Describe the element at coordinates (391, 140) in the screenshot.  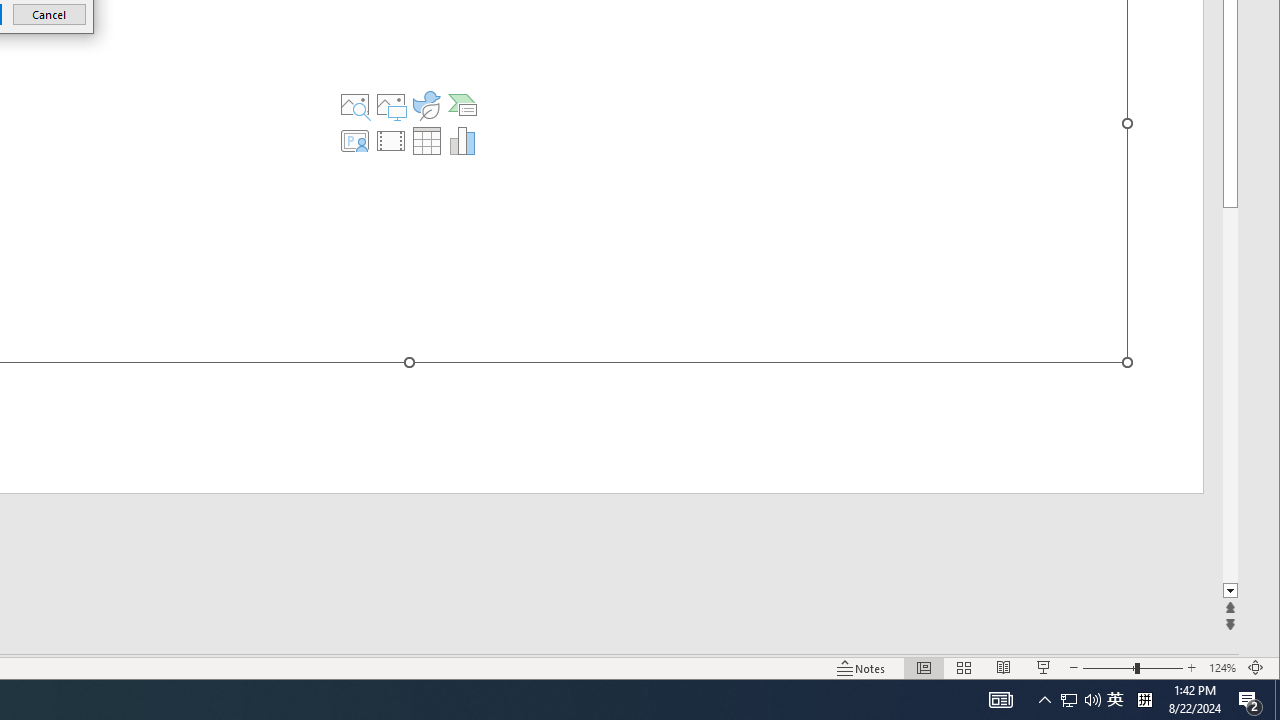
I see `'Insert Video'` at that location.